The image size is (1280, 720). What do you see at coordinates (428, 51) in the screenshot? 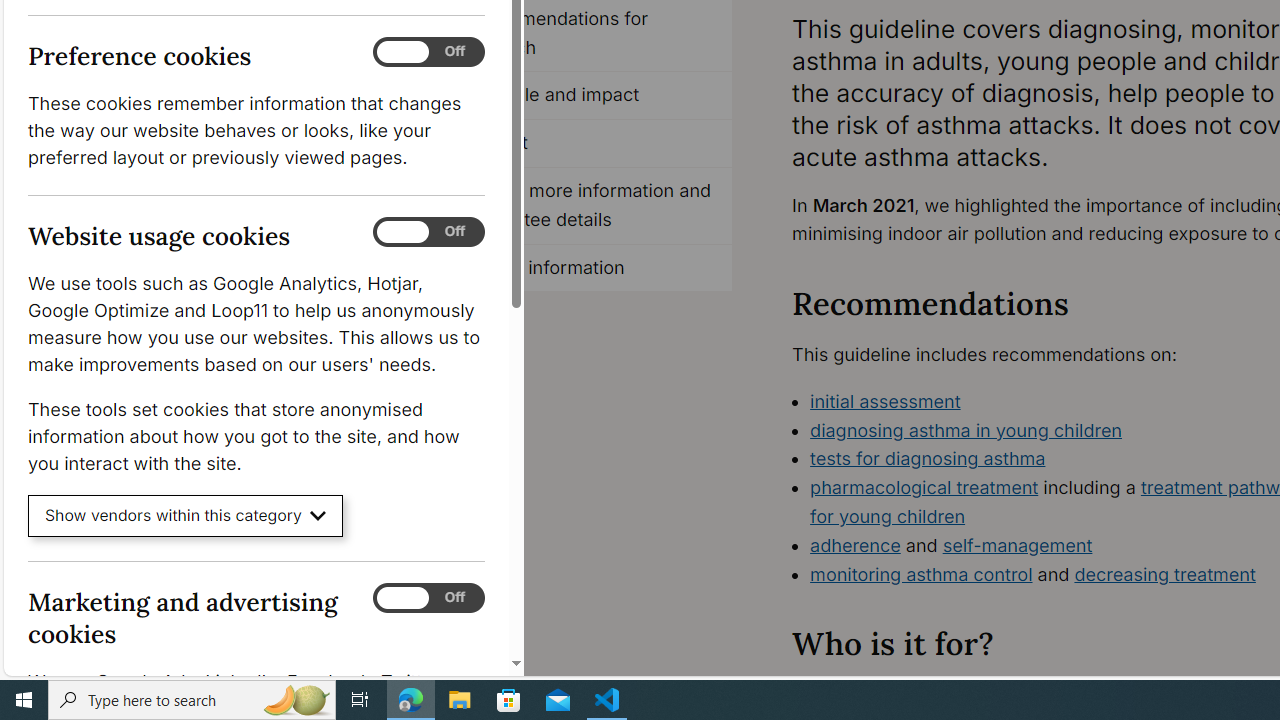
I see `'Preference cookies'` at bounding box center [428, 51].